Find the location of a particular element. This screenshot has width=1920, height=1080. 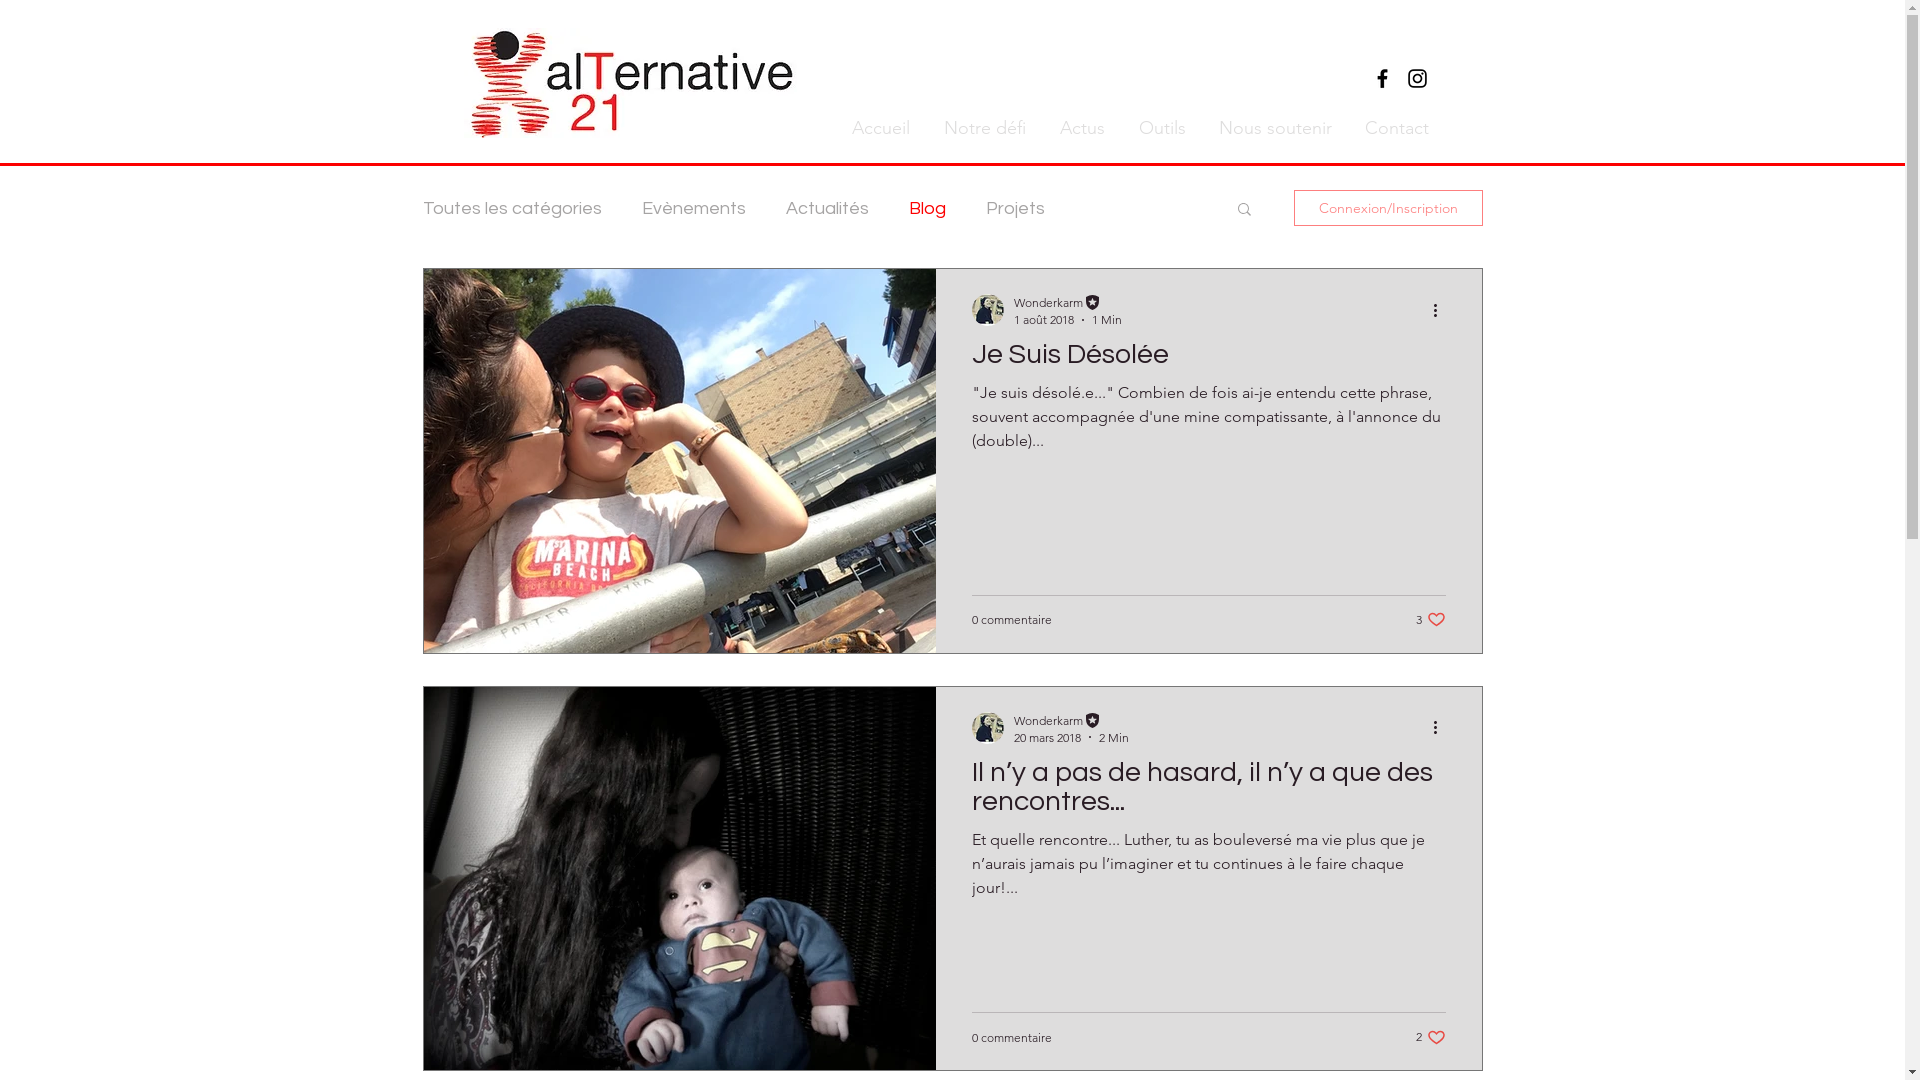

'0 commentaire' is located at coordinates (1012, 618).